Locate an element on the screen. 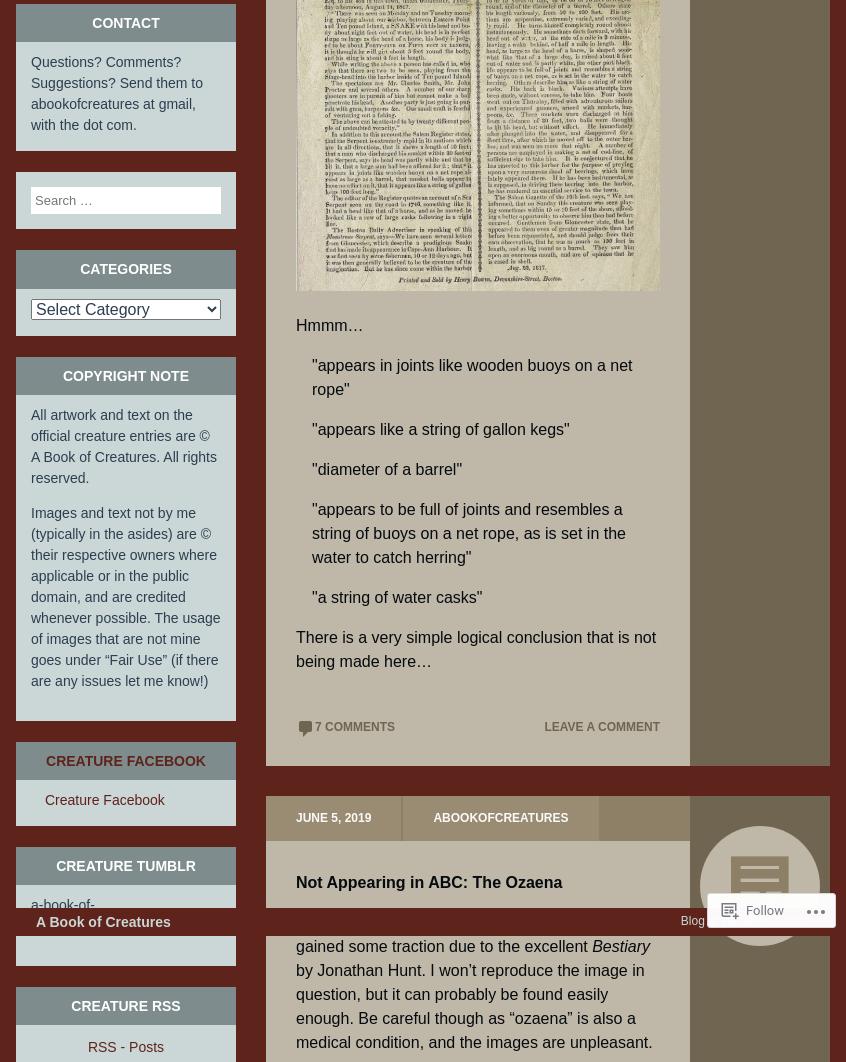 The width and height of the screenshot is (846, 1062). 'a string of water casks' is located at coordinates (396, 597).